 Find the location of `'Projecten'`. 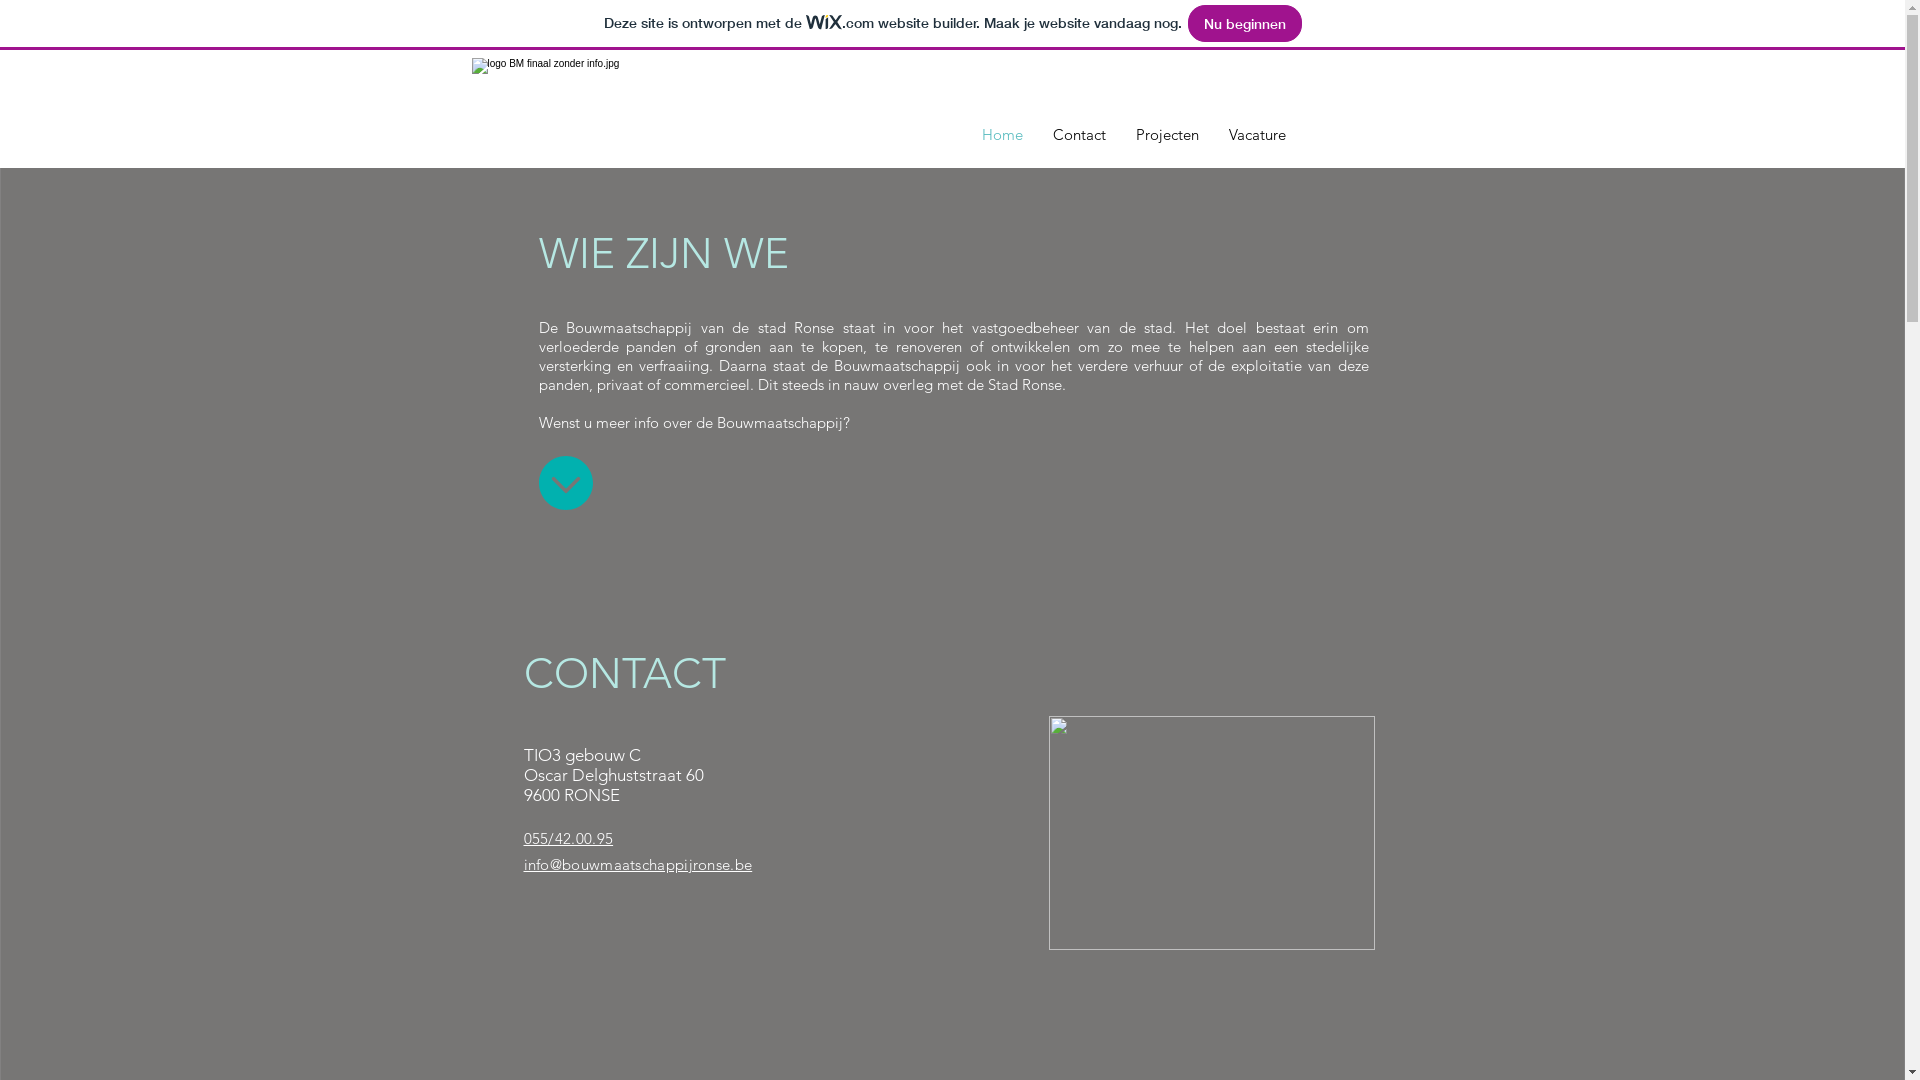

'Projecten' is located at coordinates (1166, 135).